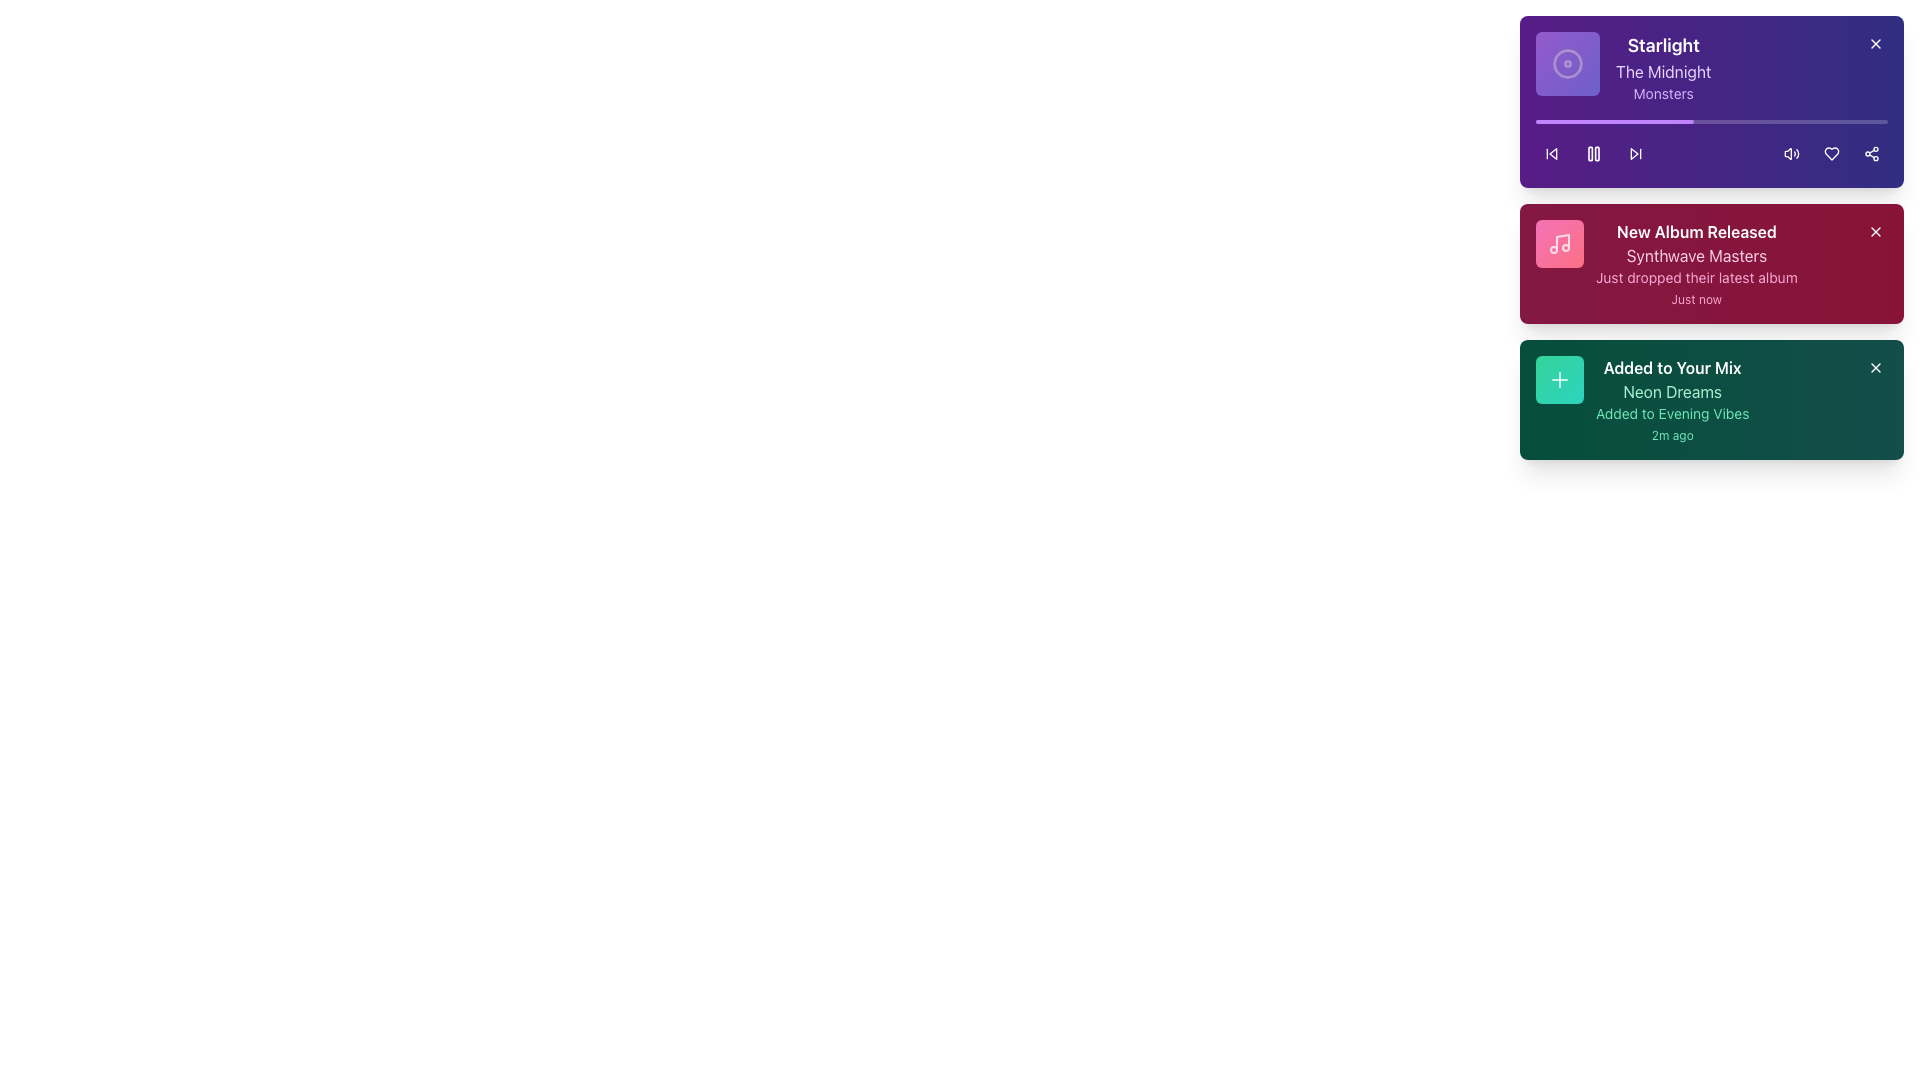  Describe the element at coordinates (1688, 122) in the screenshot. I see `the progress bar` at that location.